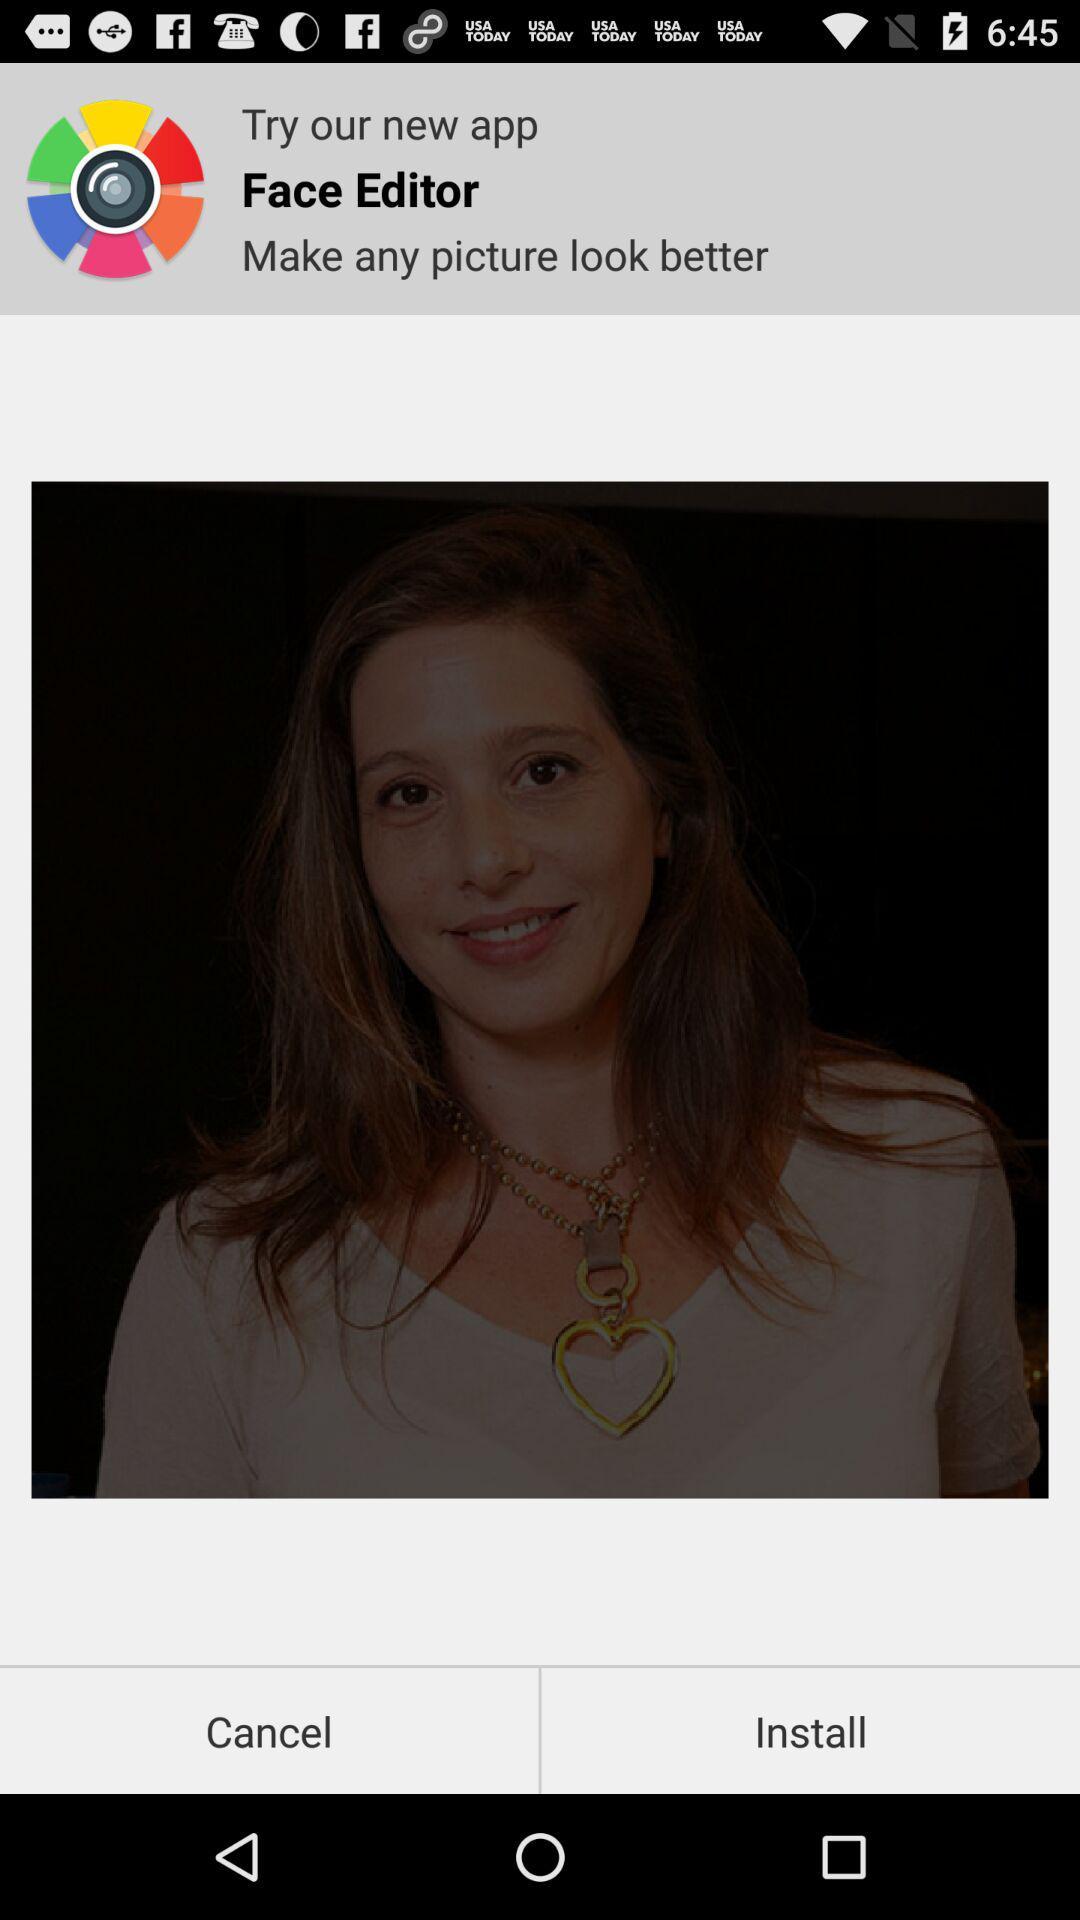 This screenshot has width=1080, height=1920. What do you see at coordinates (810, 1730) in the screenshot?
I see `install` at bounding box center [810, 1730].